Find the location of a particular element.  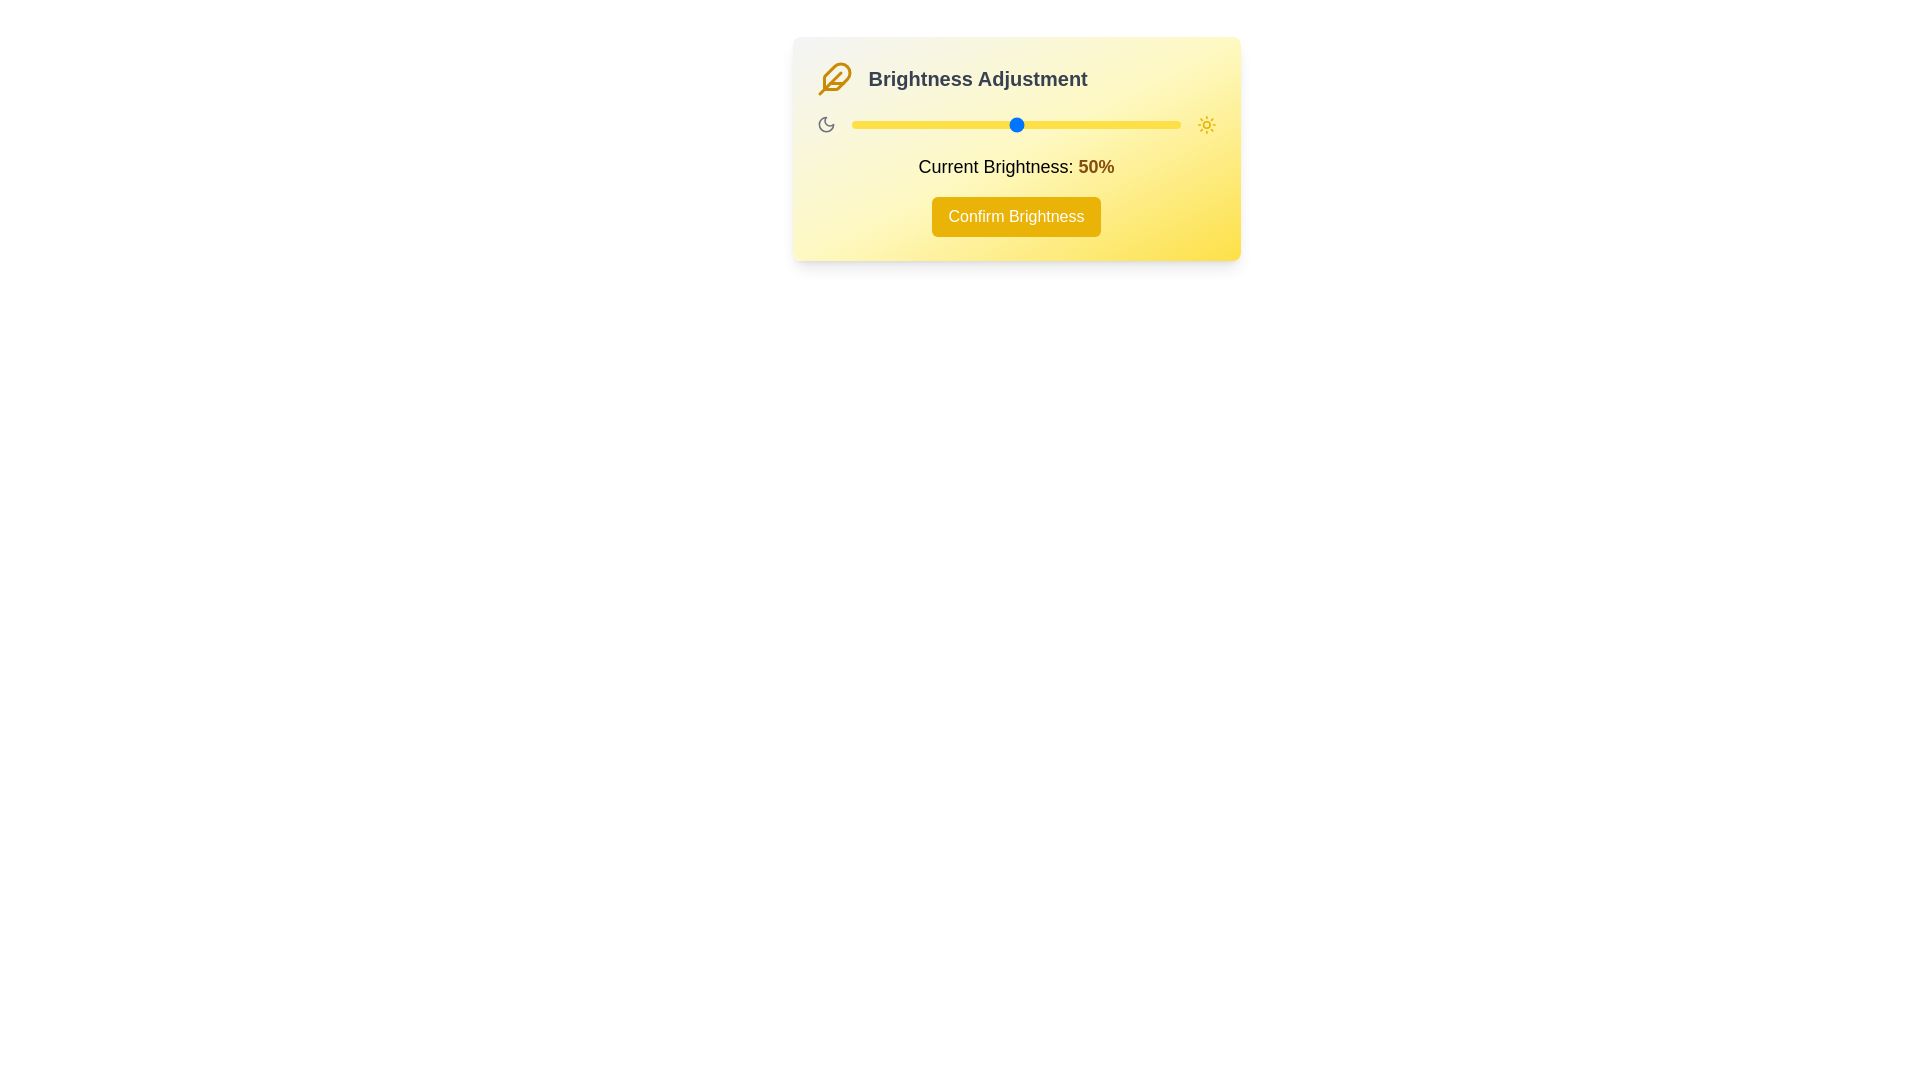

the brightness to 99% by dragging the slider is located at coordinates (1176, 124).